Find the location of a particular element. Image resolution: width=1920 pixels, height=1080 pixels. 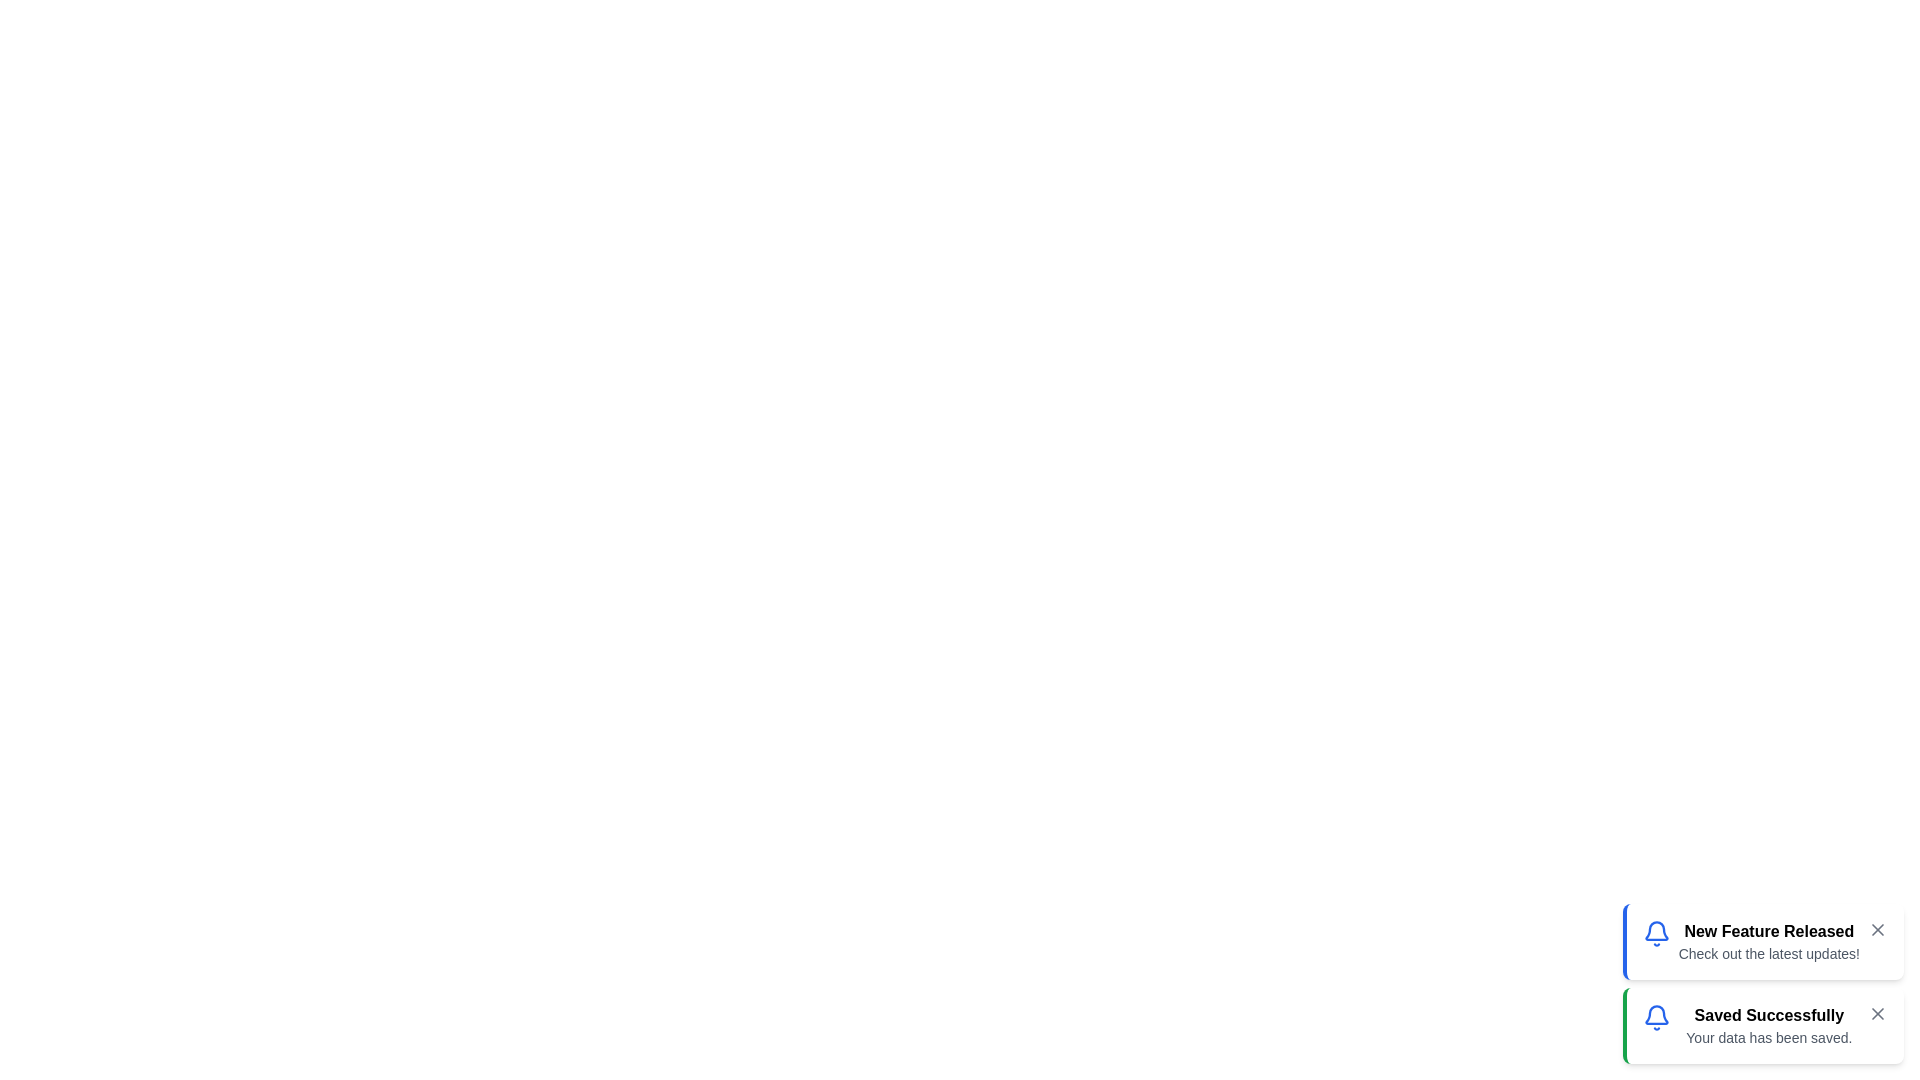

the static text label that serves as a notification header indicating successful data saving, positioned in the bottom-right area of the interface, above the text 'Your data has been saved.' is located at coordinates (1769, 1015).